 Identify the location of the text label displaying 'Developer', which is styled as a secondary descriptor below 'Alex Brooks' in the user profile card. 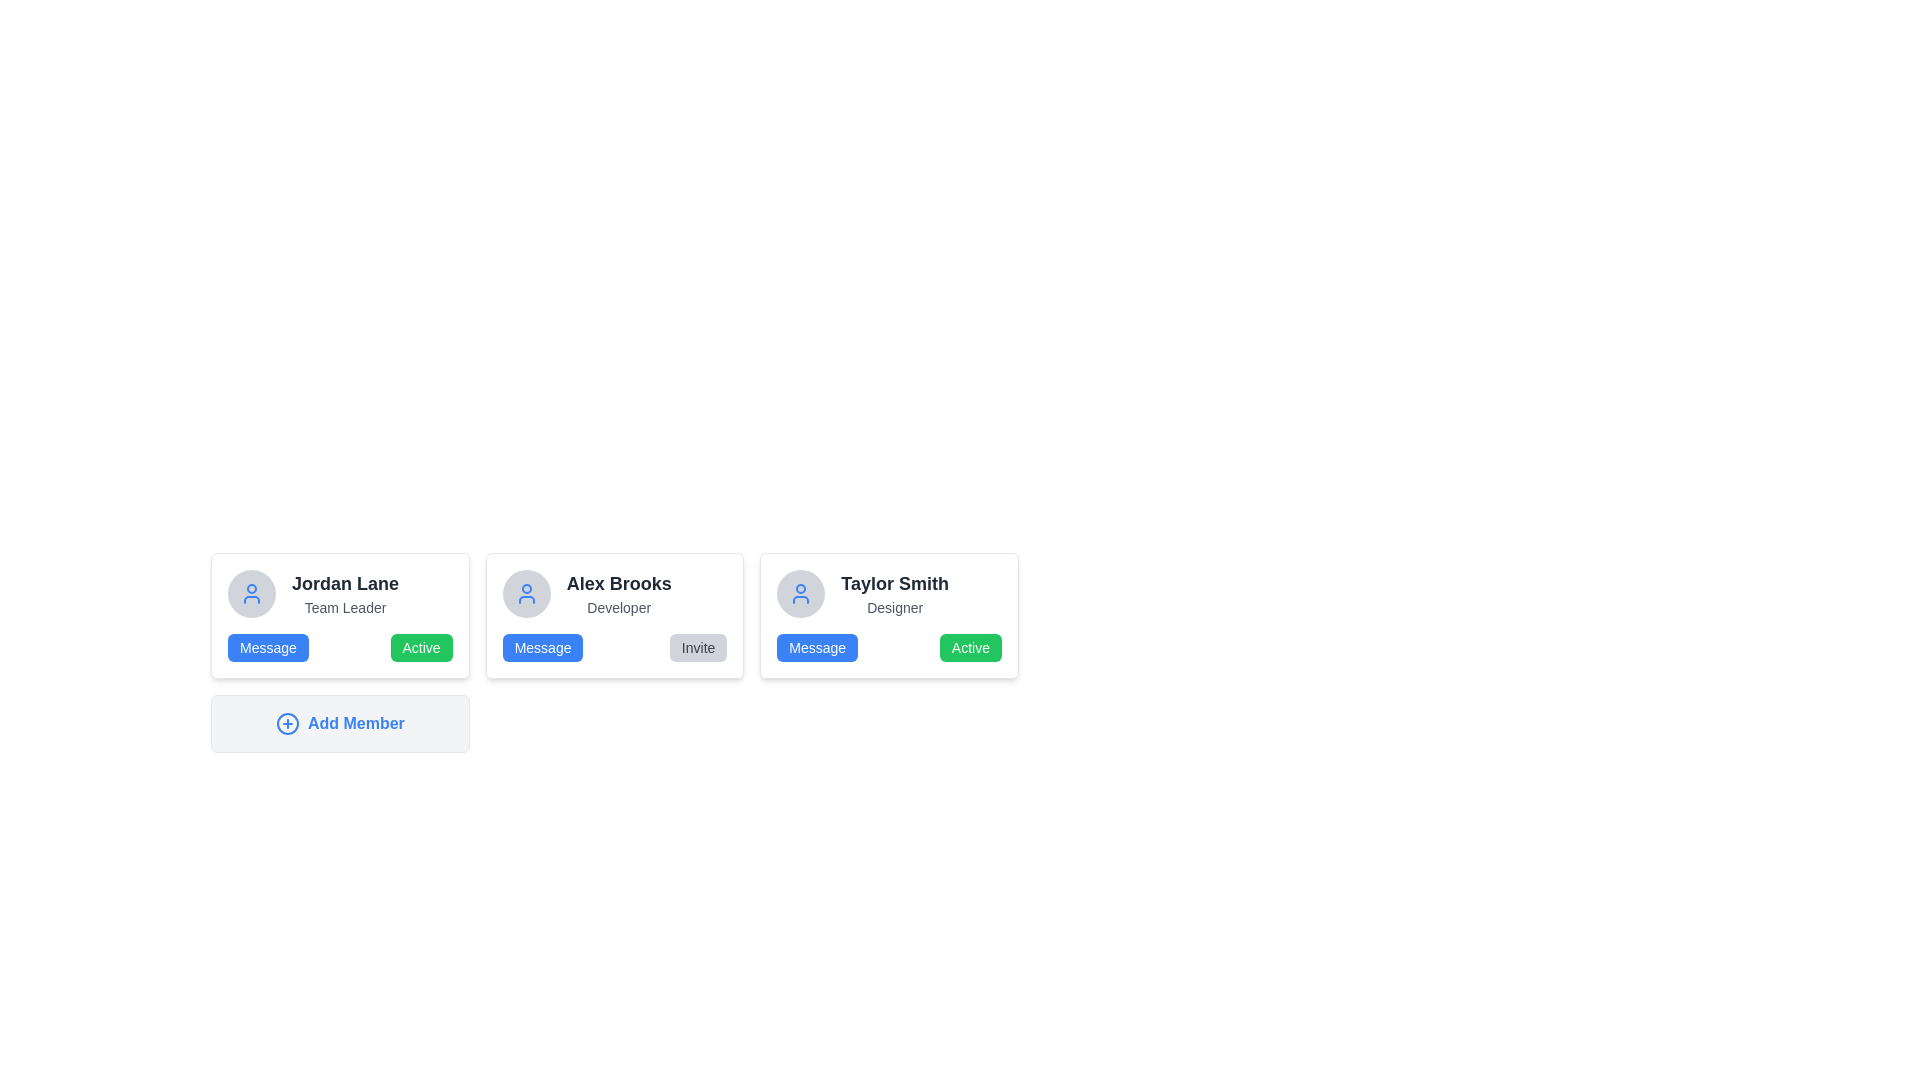
(618, 607).